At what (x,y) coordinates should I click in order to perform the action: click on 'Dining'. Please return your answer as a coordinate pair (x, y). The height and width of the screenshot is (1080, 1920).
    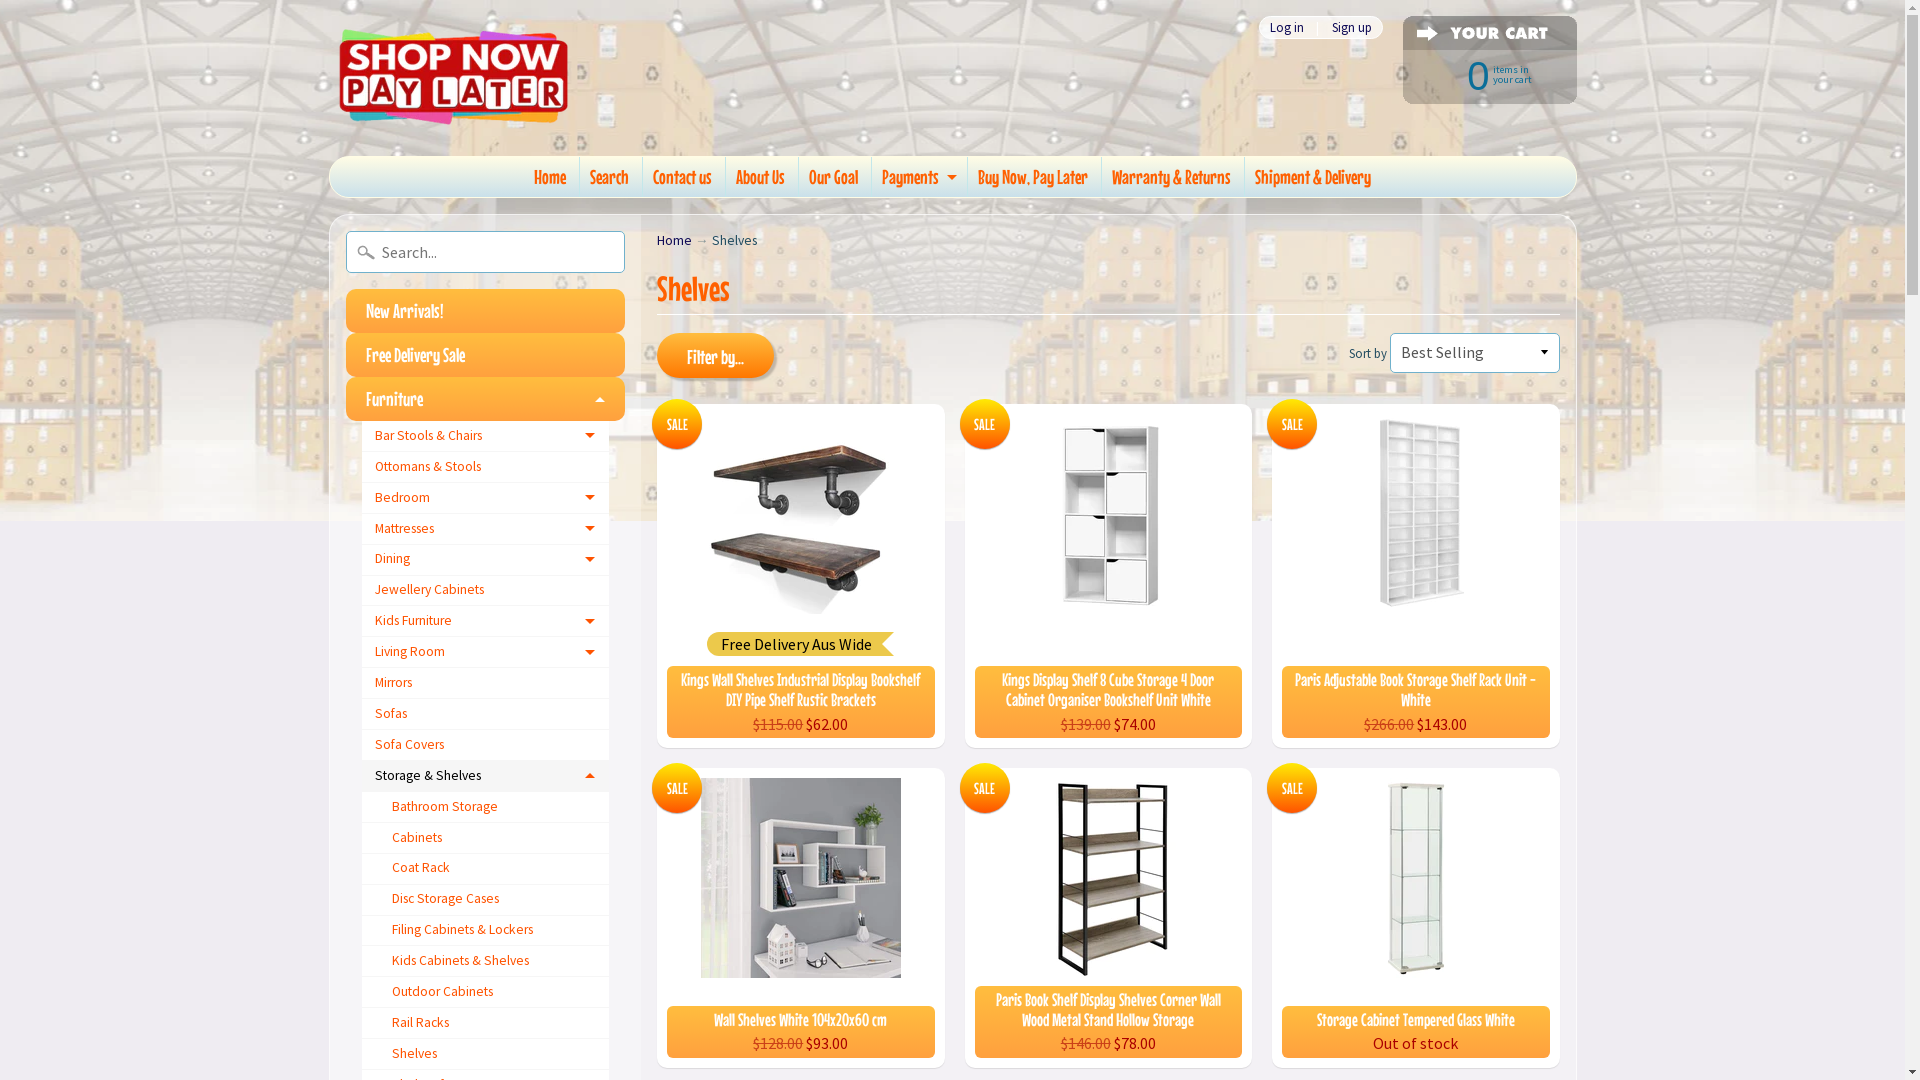
    Looking at the image, I should click on (361, 560).